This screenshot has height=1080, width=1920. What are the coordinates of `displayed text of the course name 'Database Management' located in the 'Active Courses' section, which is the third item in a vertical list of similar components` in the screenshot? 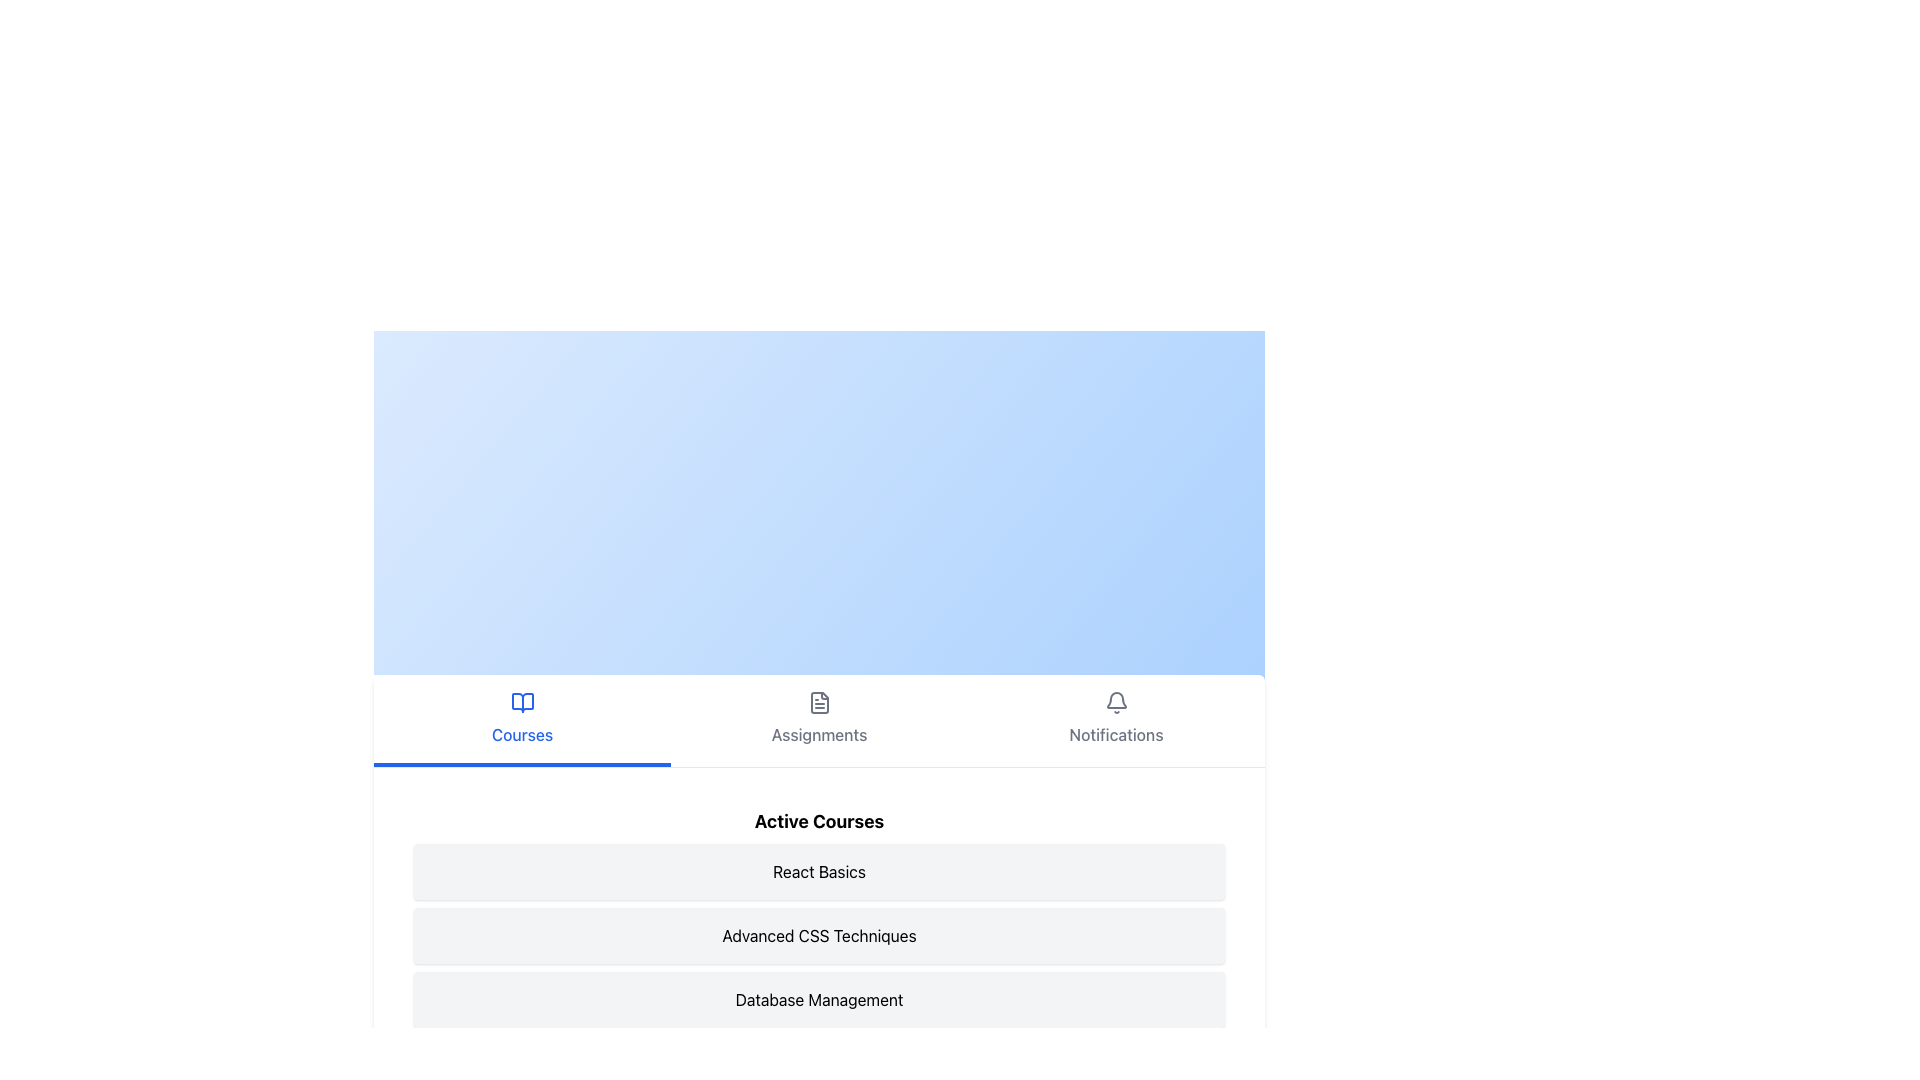 It's located at (819, 999).